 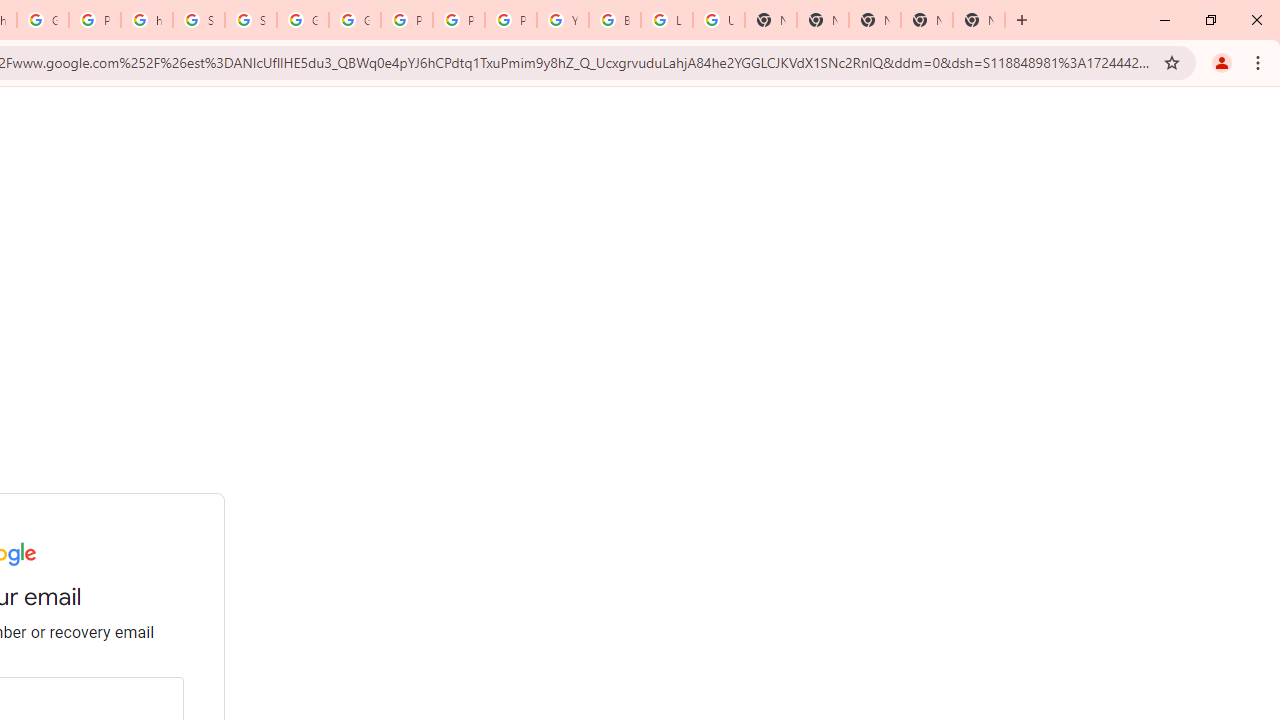 I want to click on 'Privacy Help Center - Policies Help', so click(x=457, y=20).